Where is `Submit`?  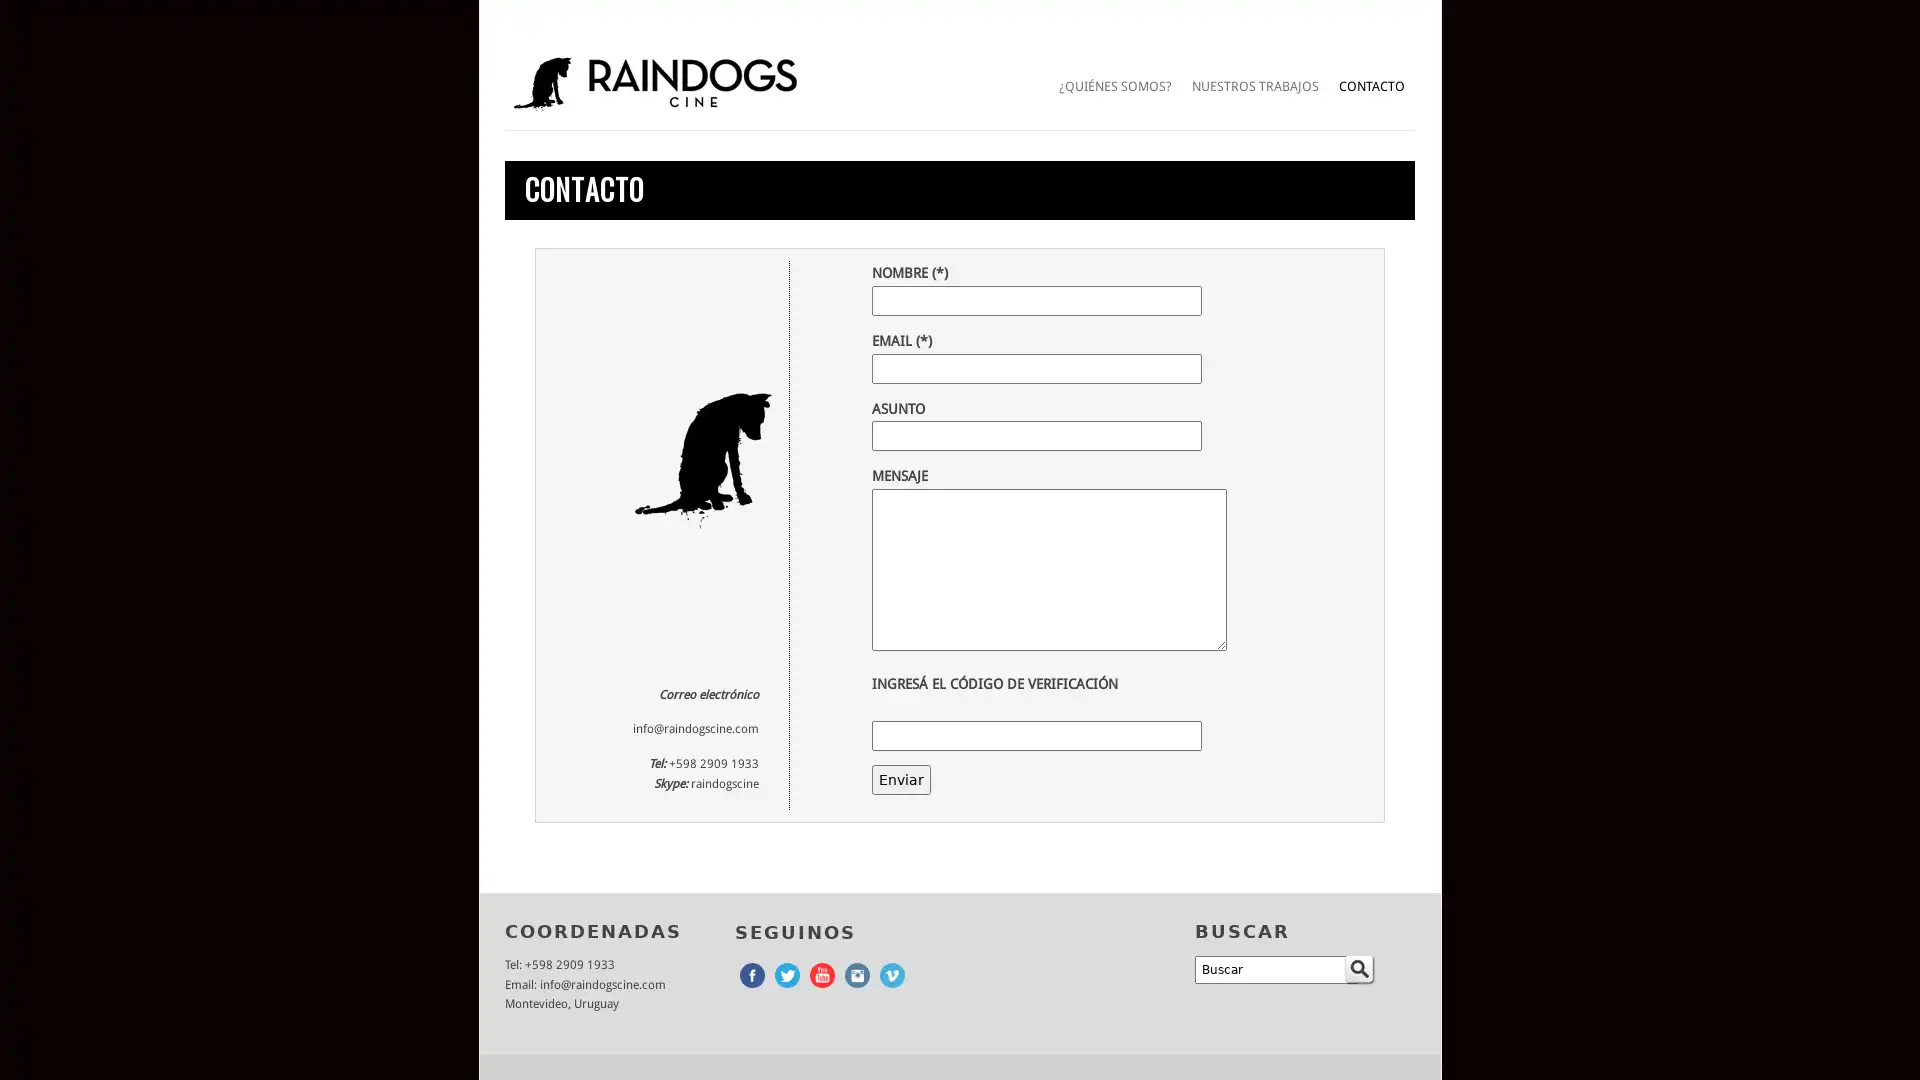
Submit is located at coordinates (1358, 968).